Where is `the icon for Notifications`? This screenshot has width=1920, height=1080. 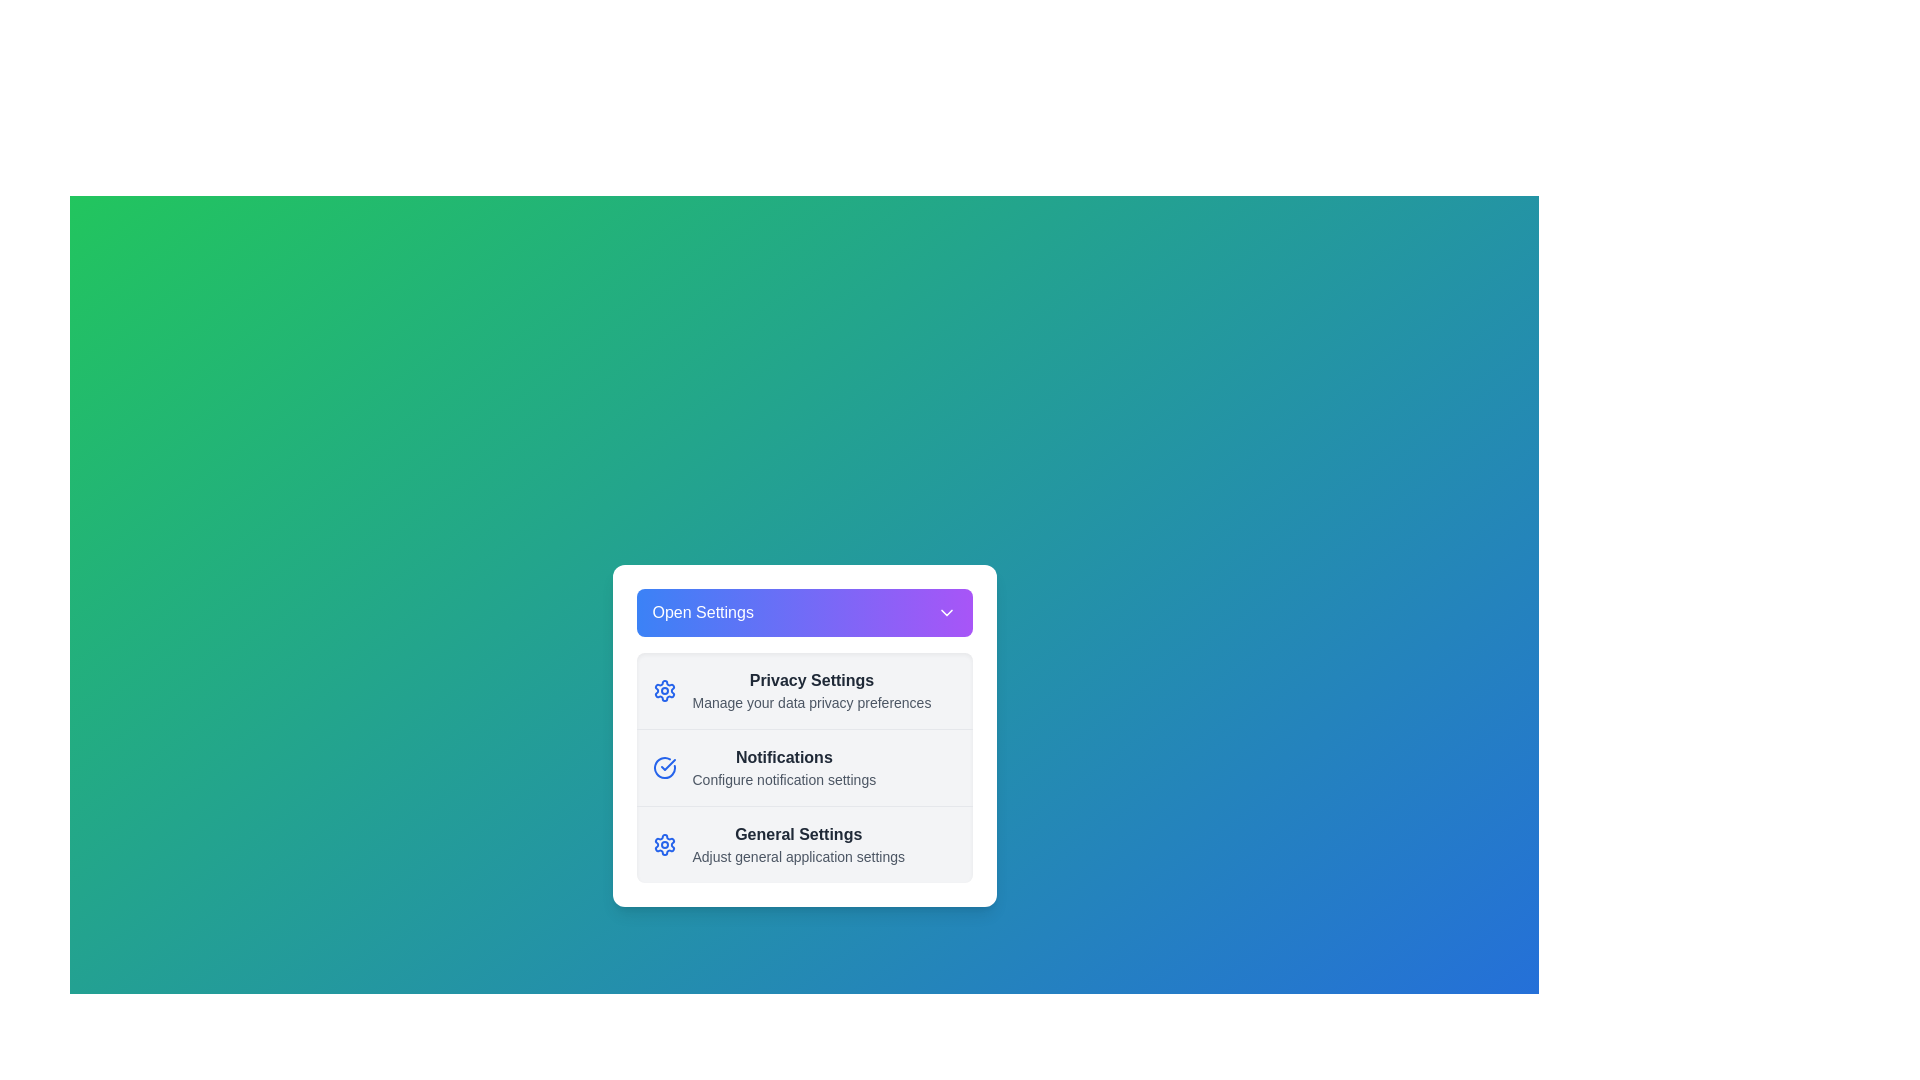
the icon for Notifications is located at coordinates (664, 766).